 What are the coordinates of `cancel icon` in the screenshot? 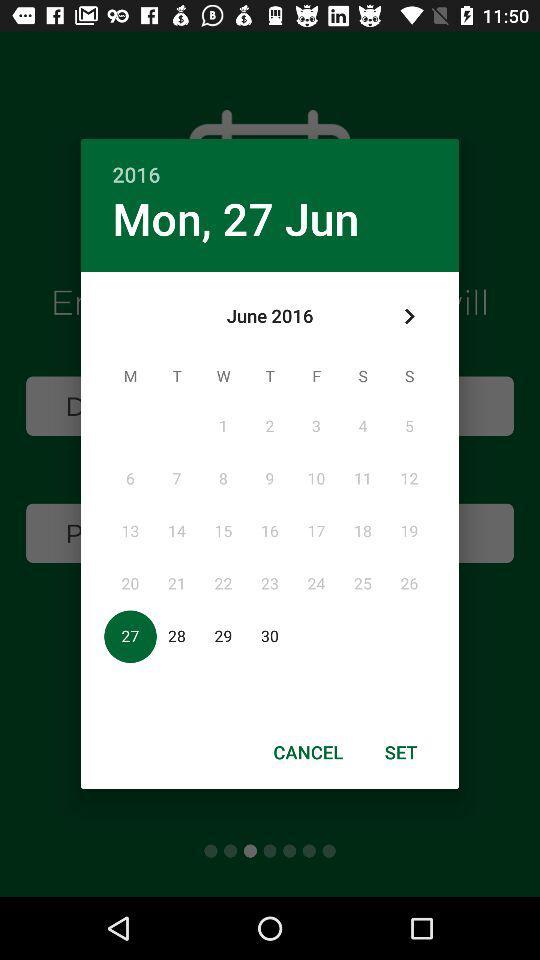 It's located at (308, 751).